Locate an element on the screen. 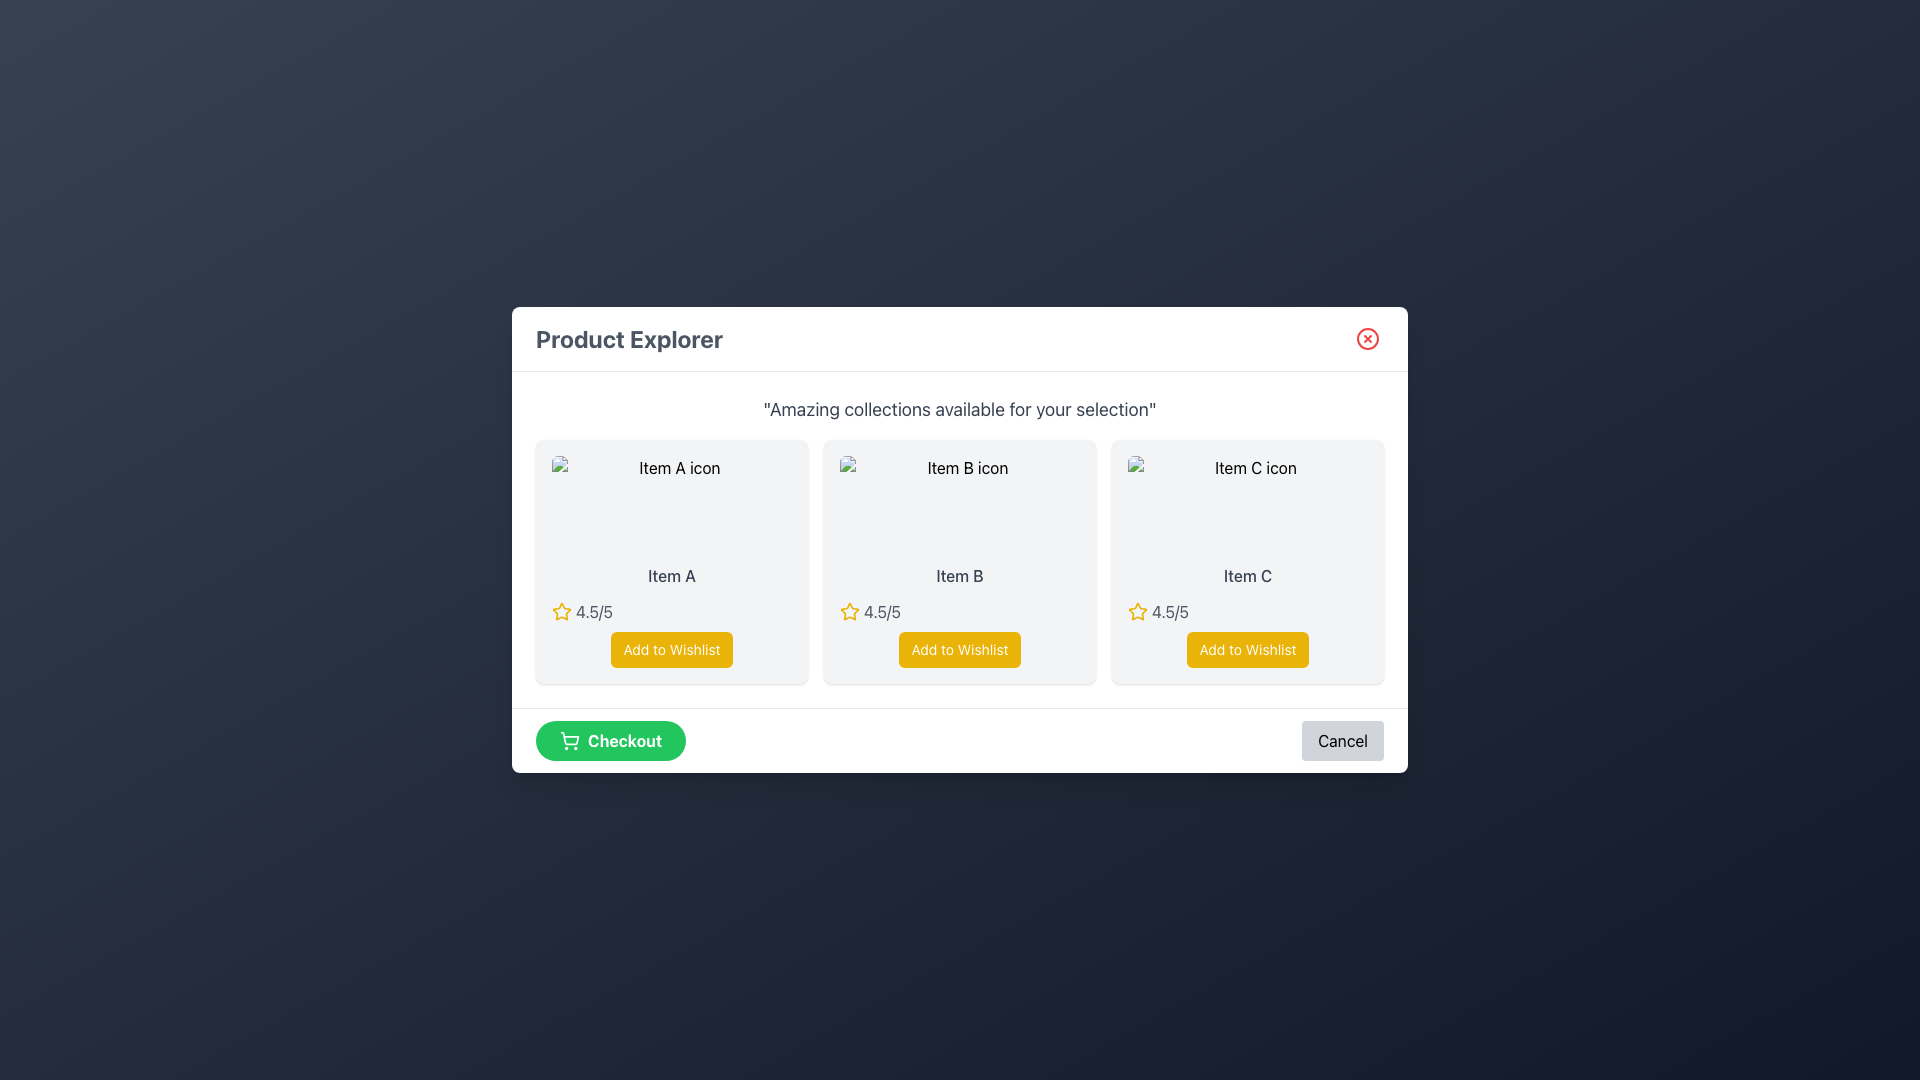 The width and height of the screenshot is (1920, 1080). the rating label displaying '4.5/5', which is located to the right of the star icon and below the 'Item A' title in the first column of the items grid is located at coordinates (593, 611).